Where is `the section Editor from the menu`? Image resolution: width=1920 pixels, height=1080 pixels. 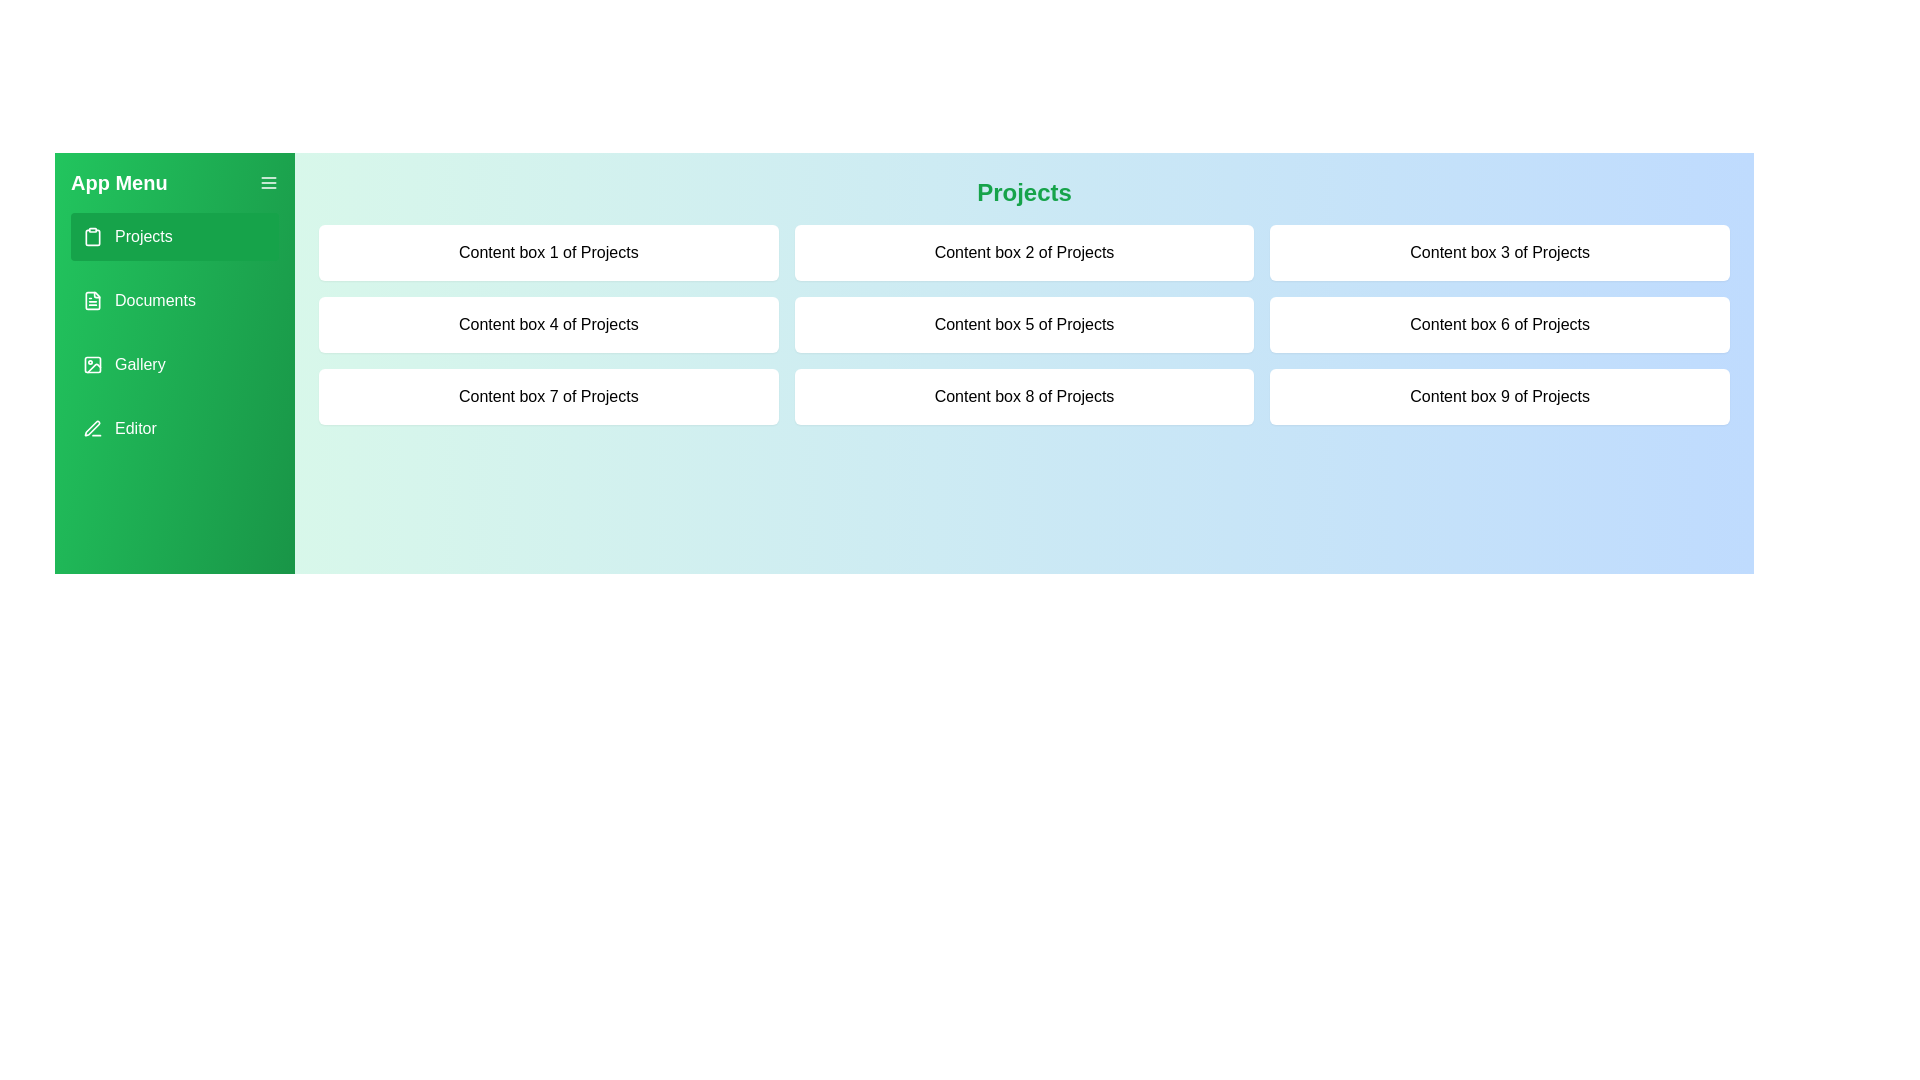 the section Editor from the menu is located at coordinates (174, 427).